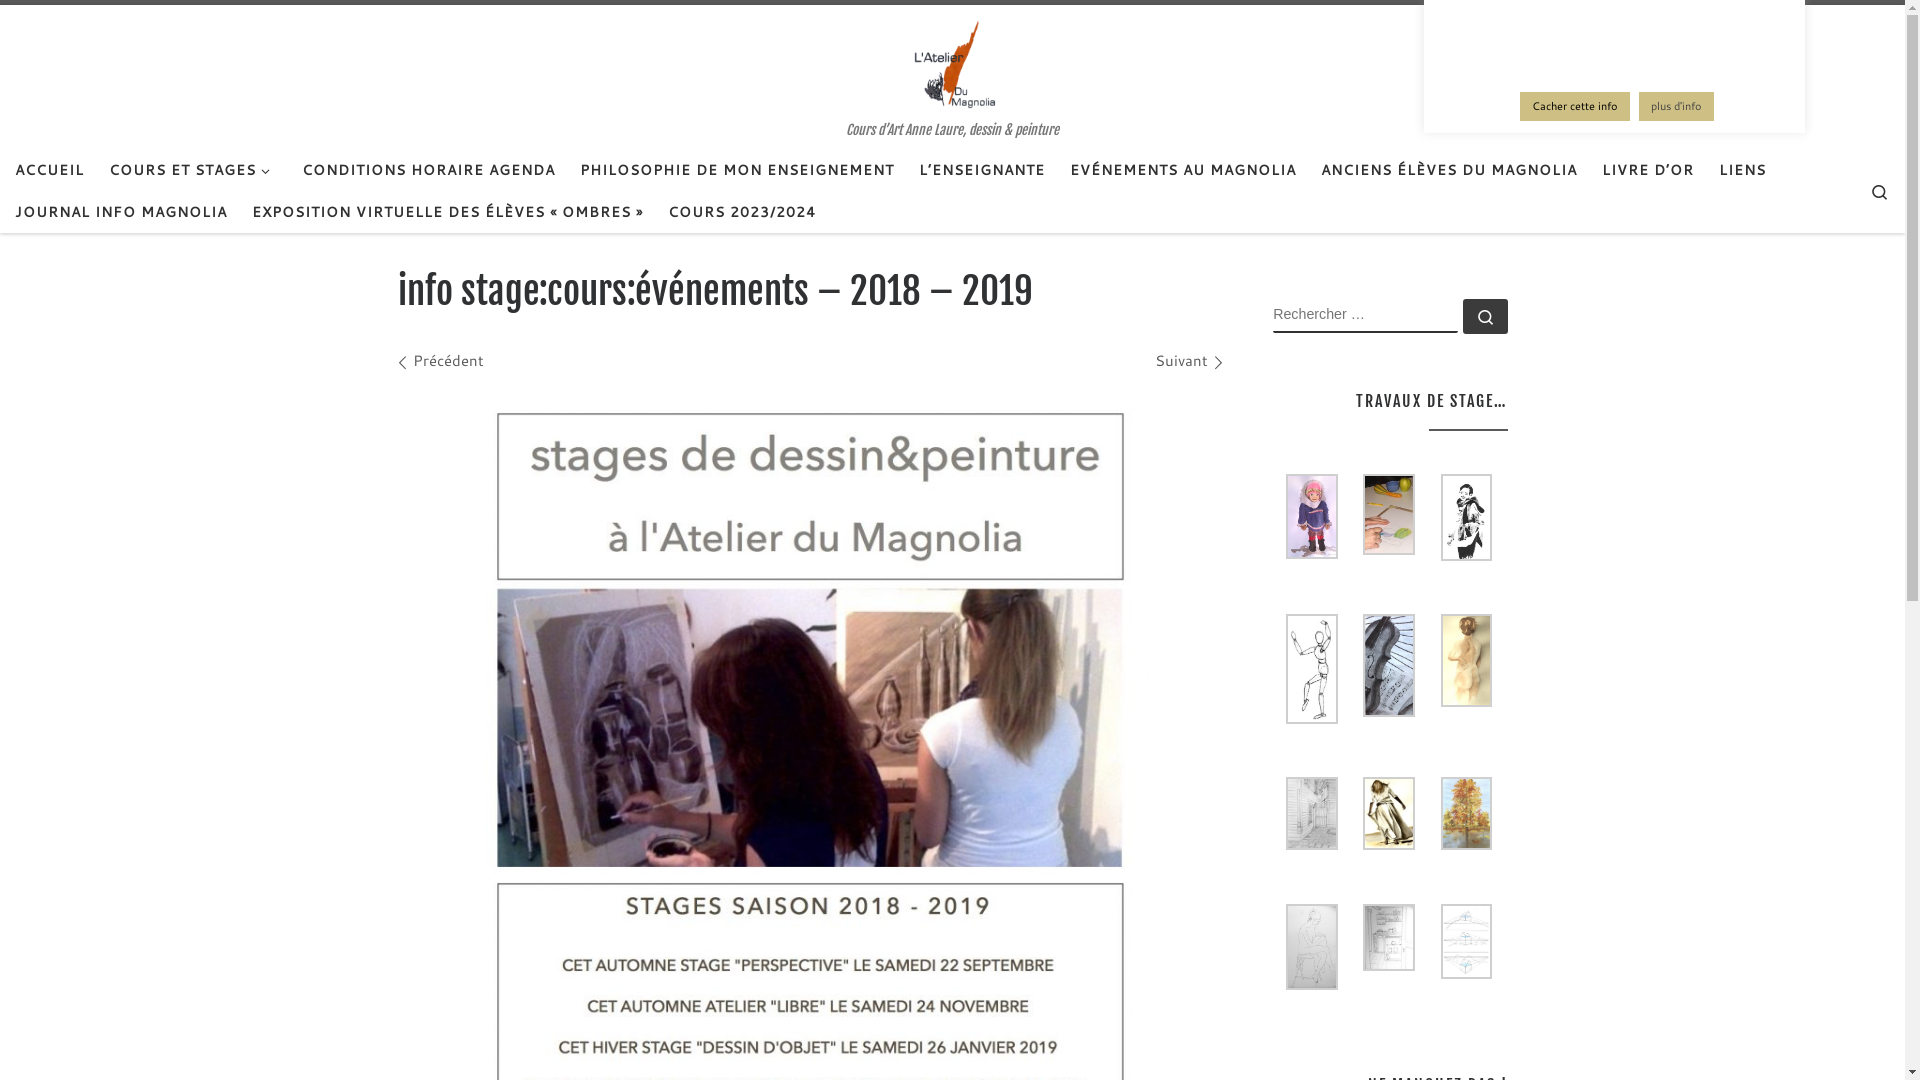 The width and height of the screenshot is (1920, 1080). What do you see at coordinates (9, 212) in the screenshot?
I see `'JOURNAL INFO MAGNOLIA'` at bounding box center [9, 212].